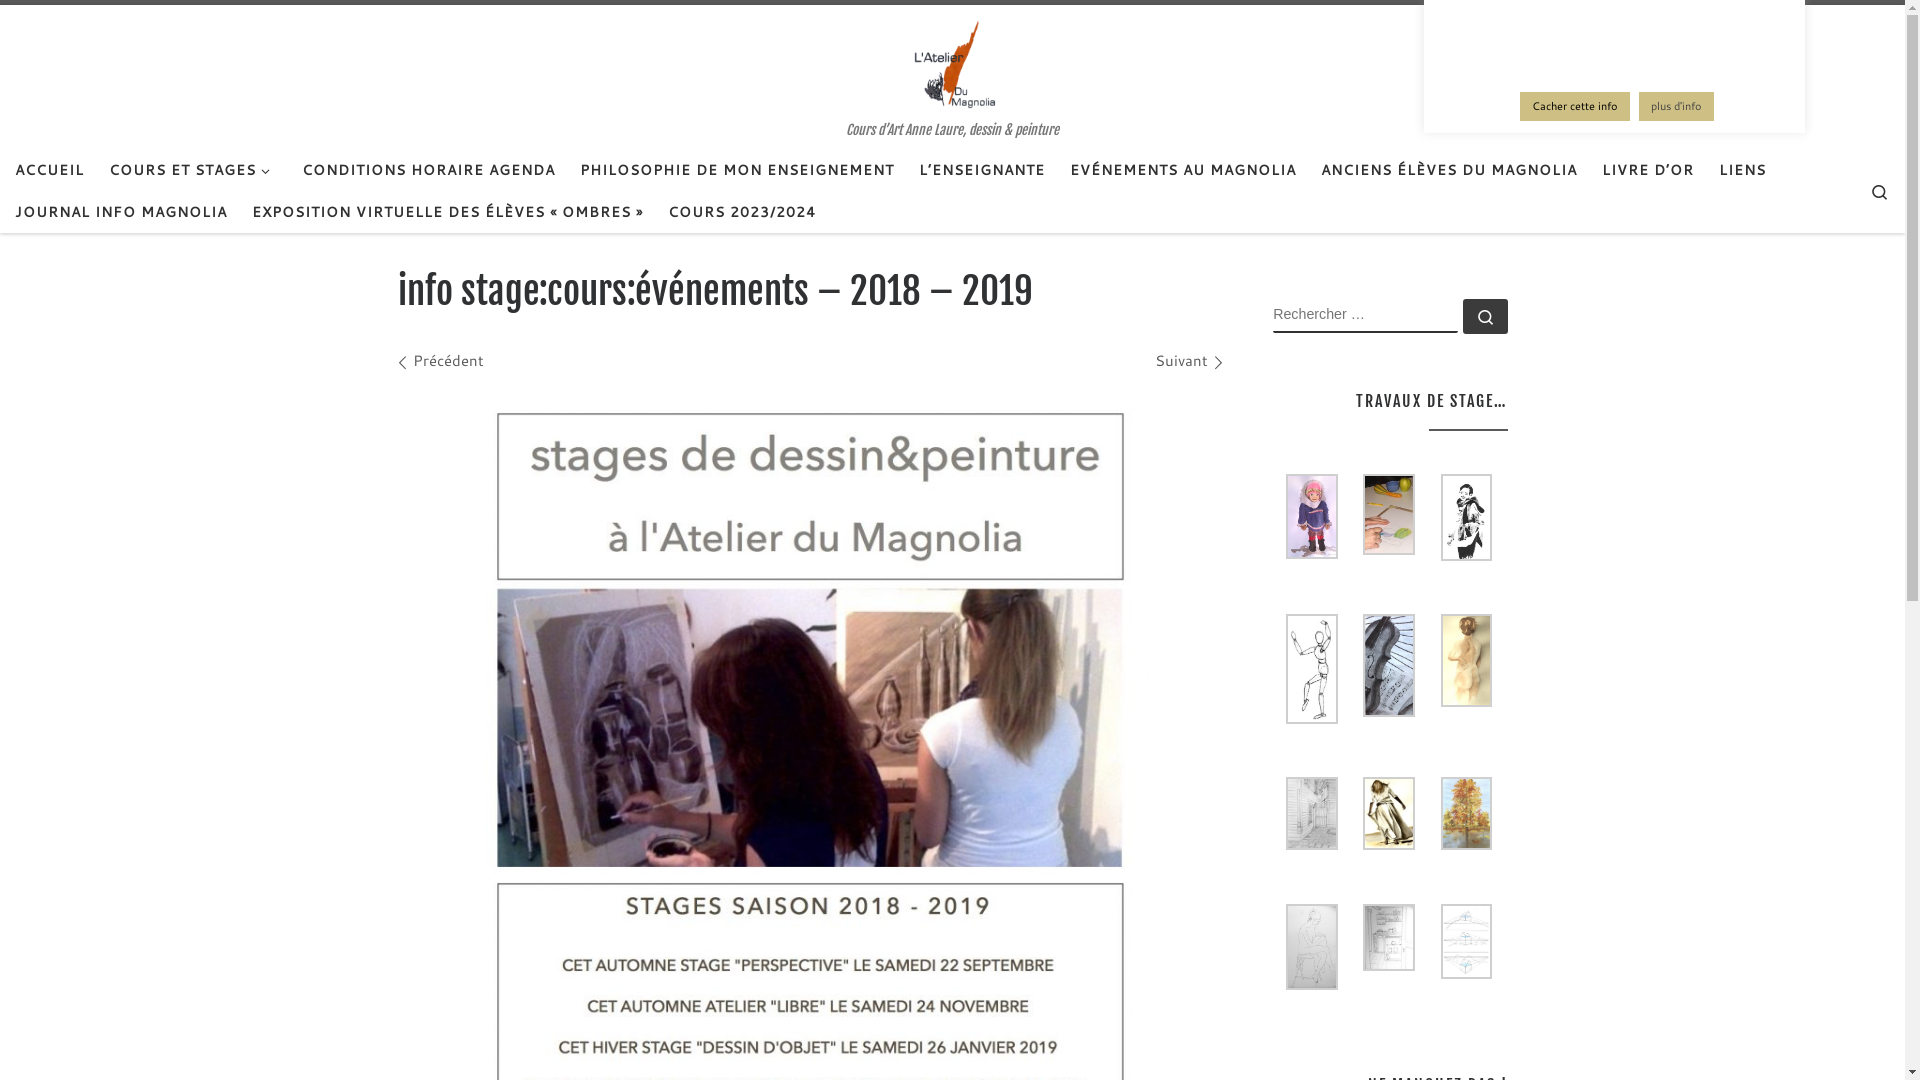 The width and height of the screenshot is (1920, 1080). What do you see at coordinates (9, 212) in the screenshot?
I see `'JOURNAL INFO MAGNOLIA'` at bounding box center [9, 212].